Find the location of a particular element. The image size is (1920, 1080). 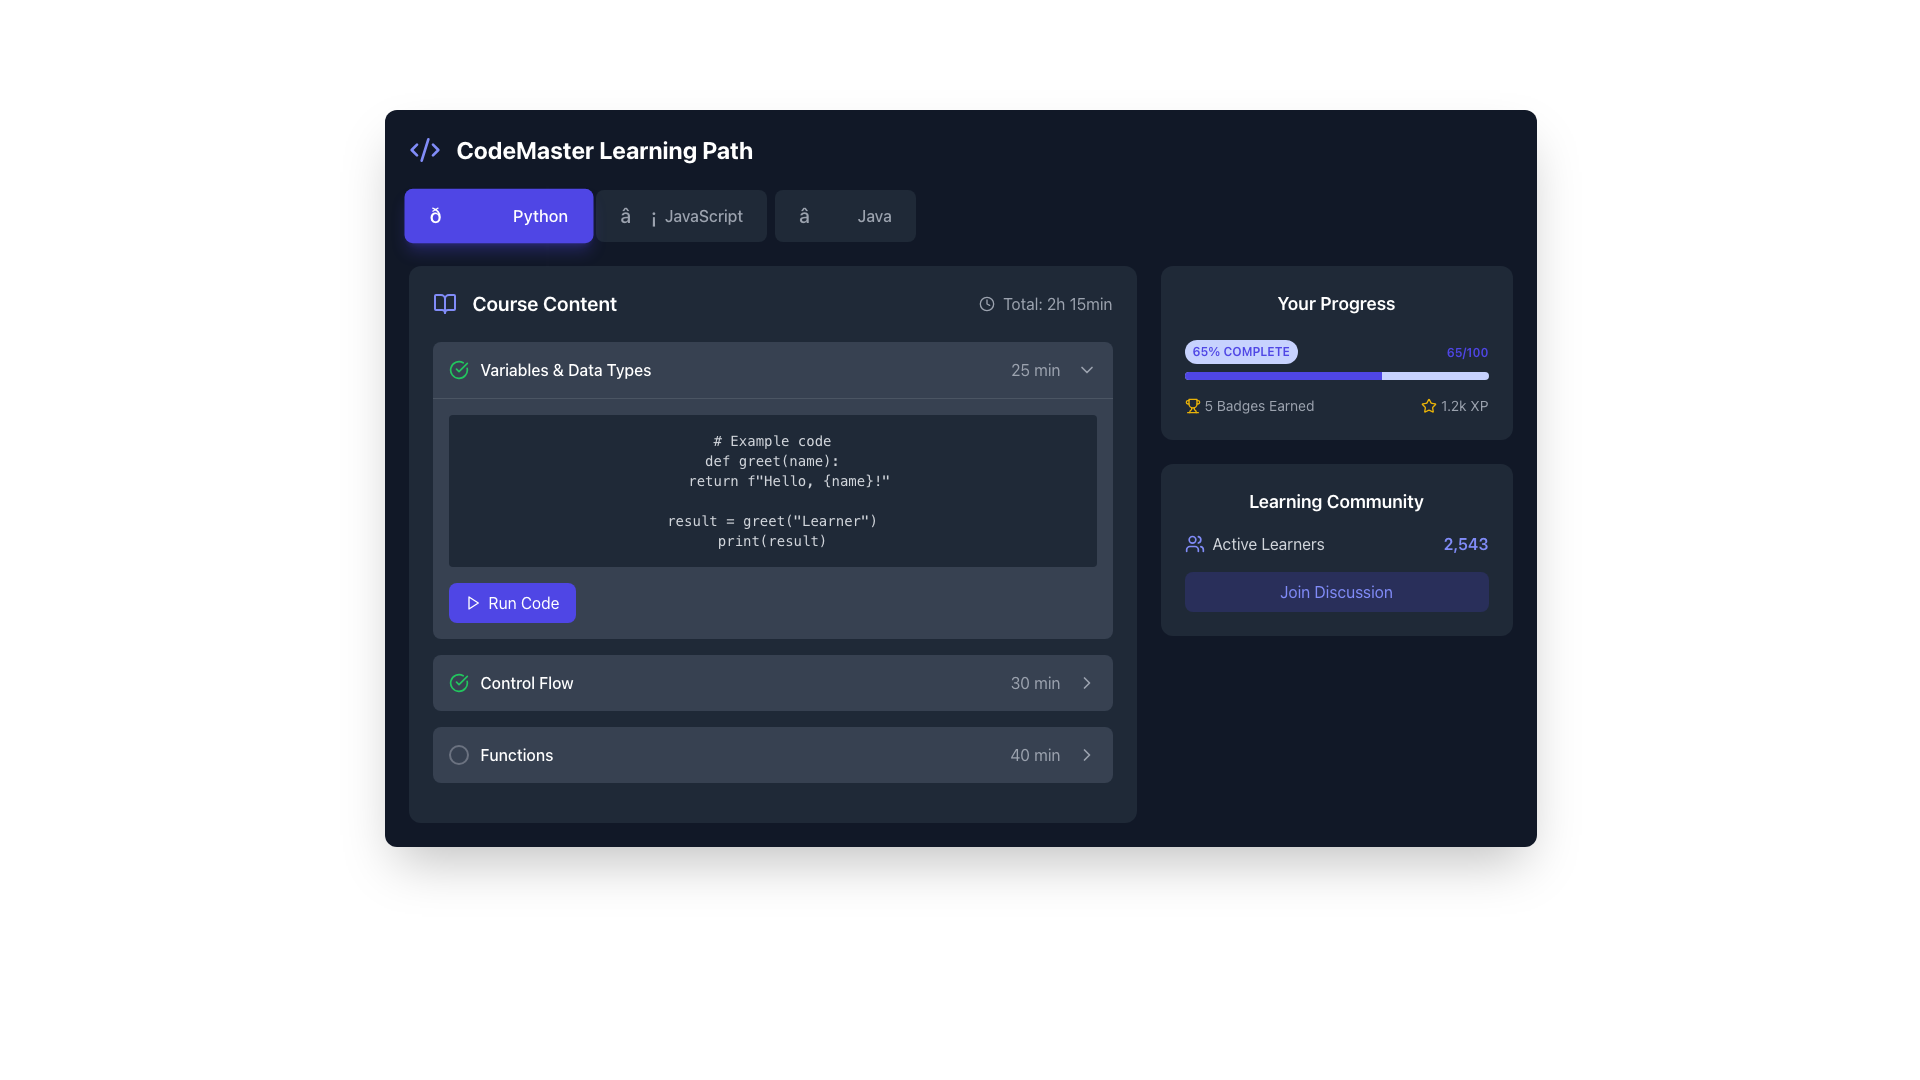

the 'Control Flow' module is located at coordinates (771, 681).